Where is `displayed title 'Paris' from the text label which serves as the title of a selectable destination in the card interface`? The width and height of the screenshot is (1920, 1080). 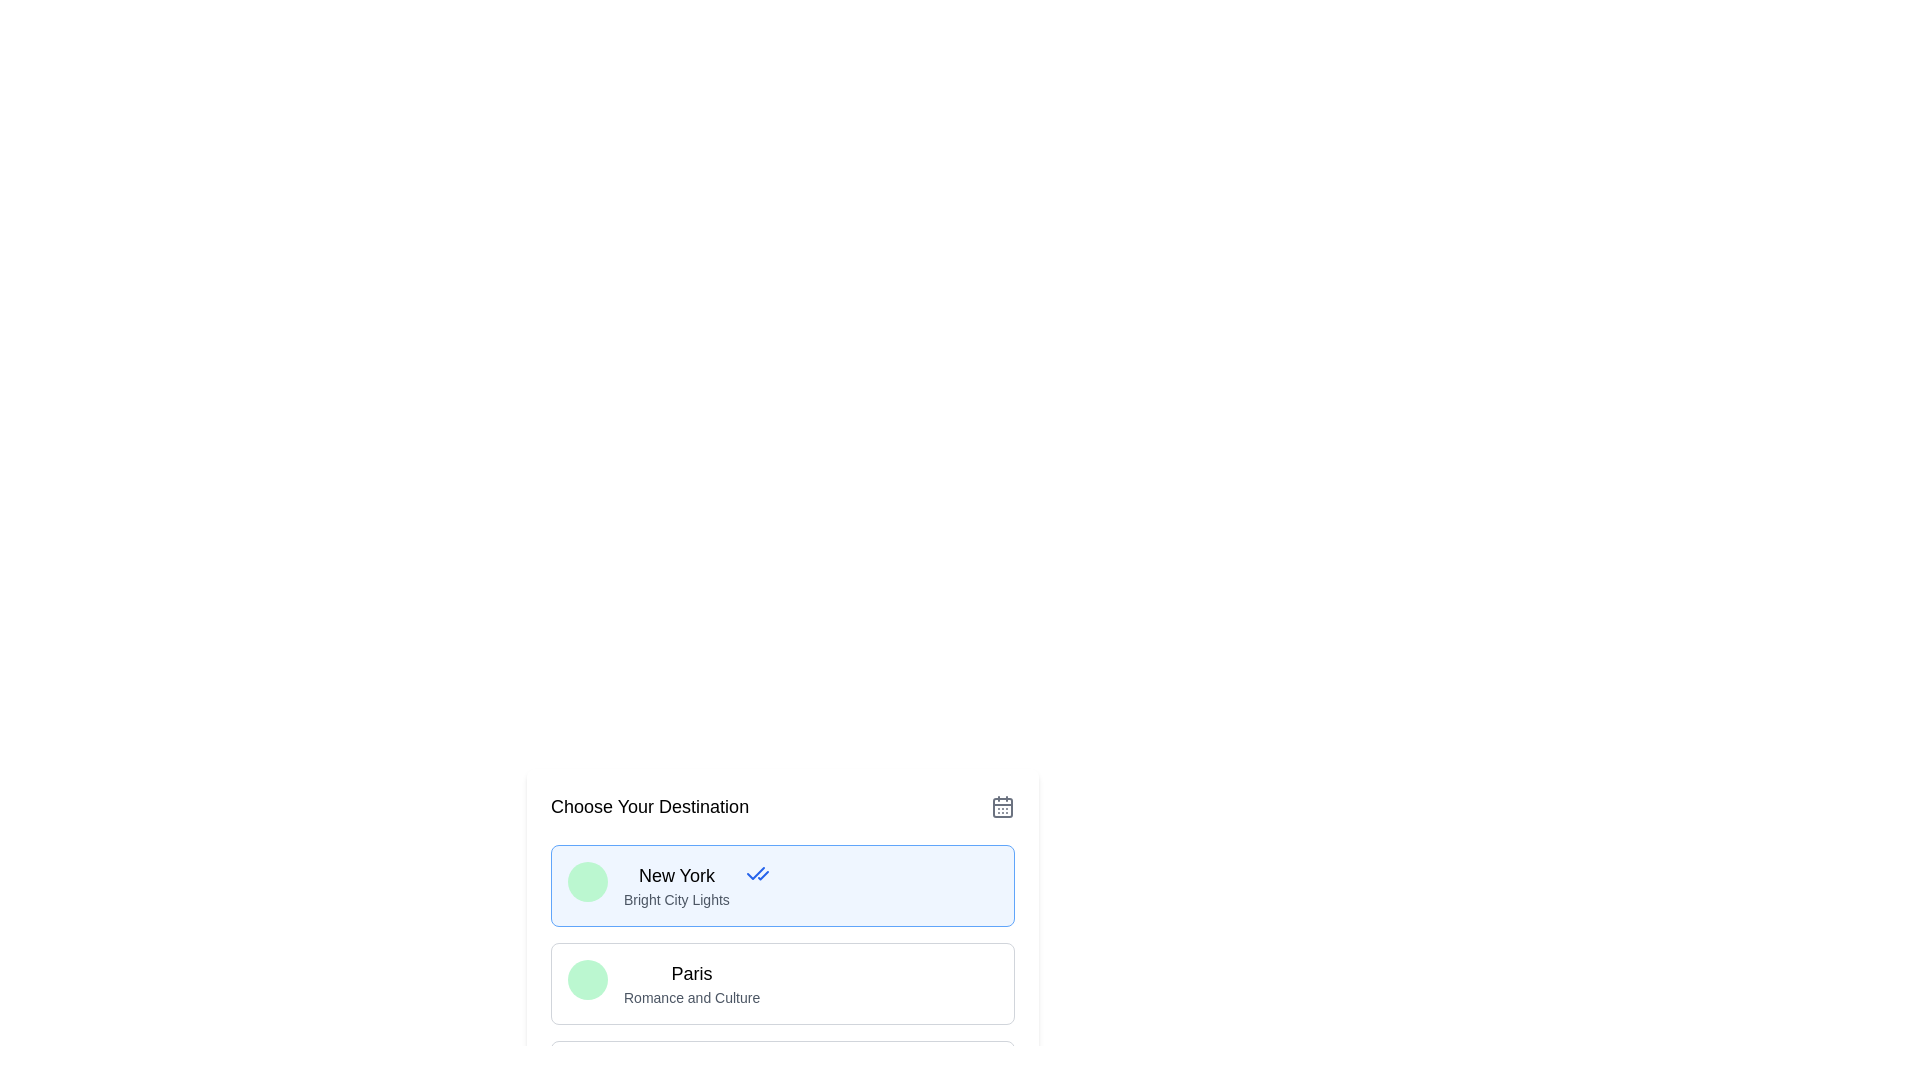 displayed title 'Paris' from the text label which serves as the title of a selectable destination in the card interface is located at coordinates (692, 973).